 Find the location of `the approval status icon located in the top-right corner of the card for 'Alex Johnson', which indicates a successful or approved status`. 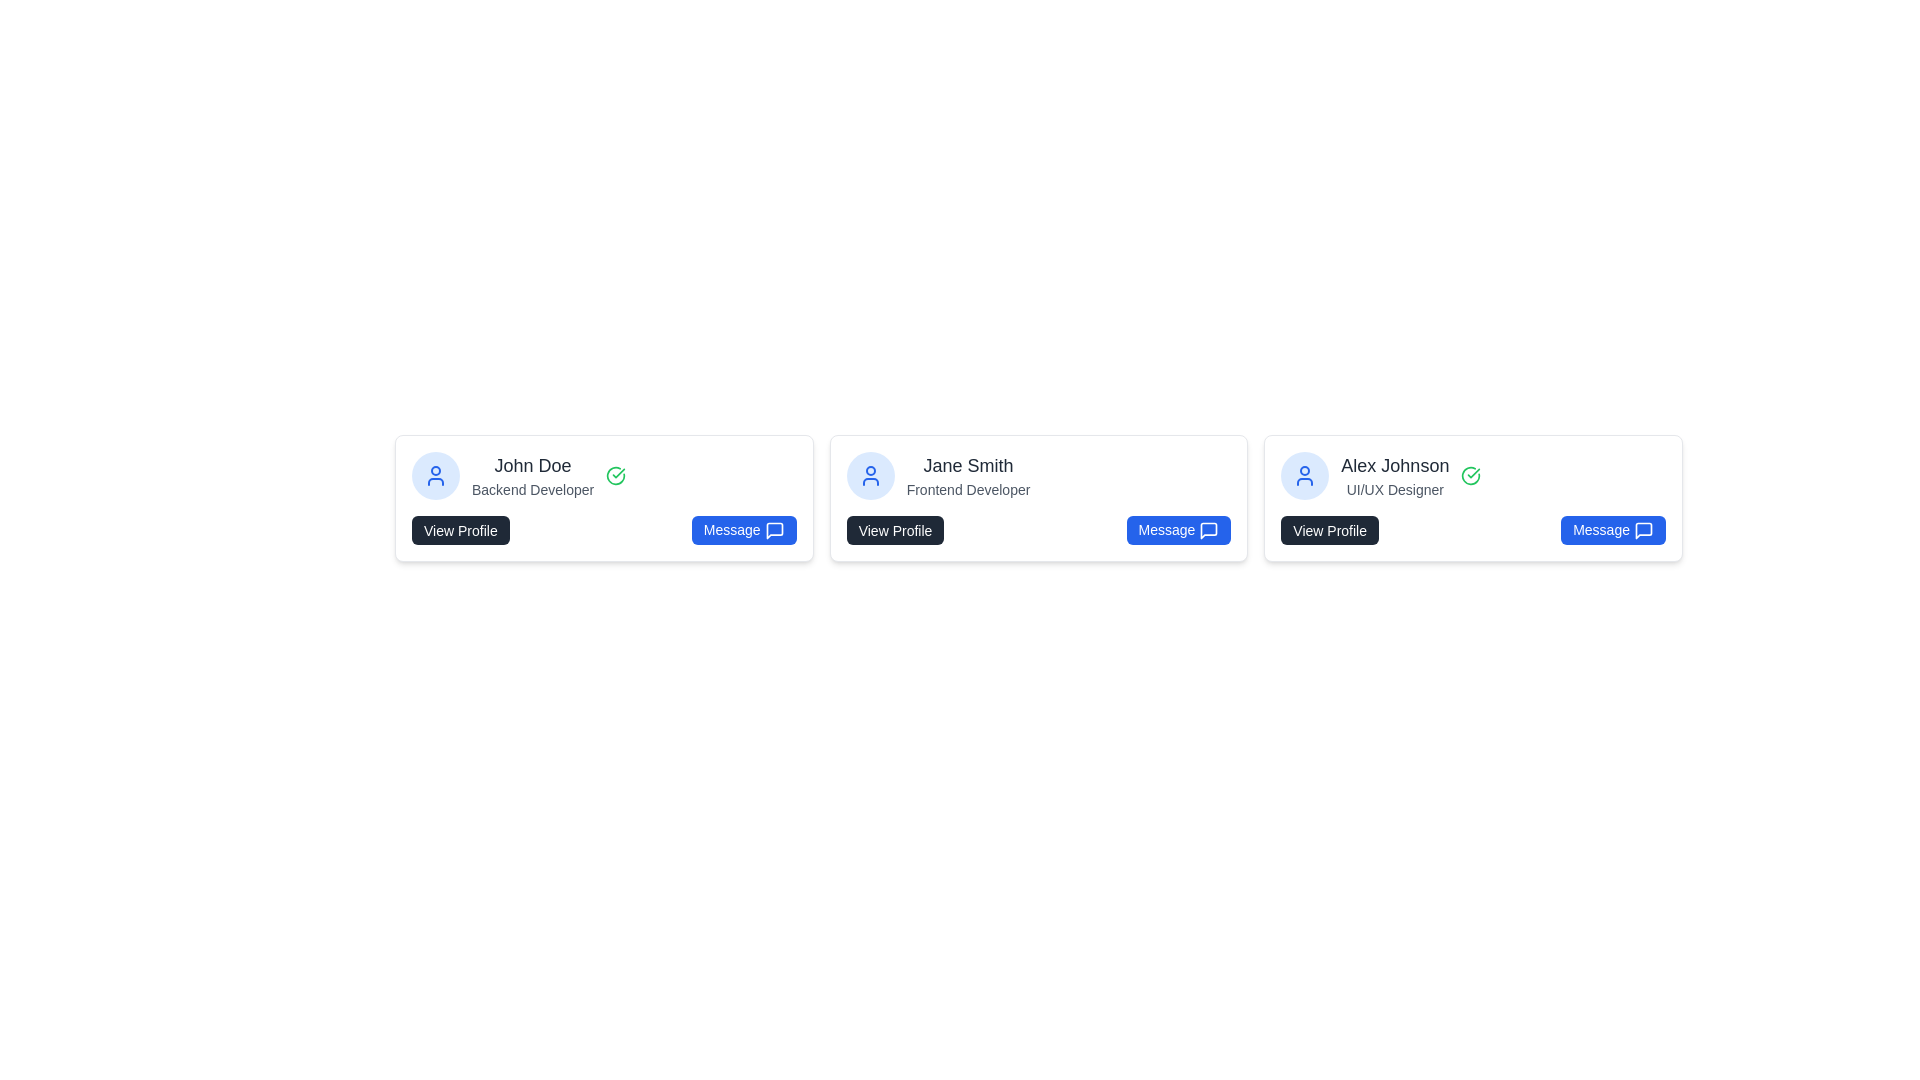

the approval status icon located in the top-right corner of the card for 'Alex Johnson', which indicates a successful or approved status is located at coordinates (1471, 475).